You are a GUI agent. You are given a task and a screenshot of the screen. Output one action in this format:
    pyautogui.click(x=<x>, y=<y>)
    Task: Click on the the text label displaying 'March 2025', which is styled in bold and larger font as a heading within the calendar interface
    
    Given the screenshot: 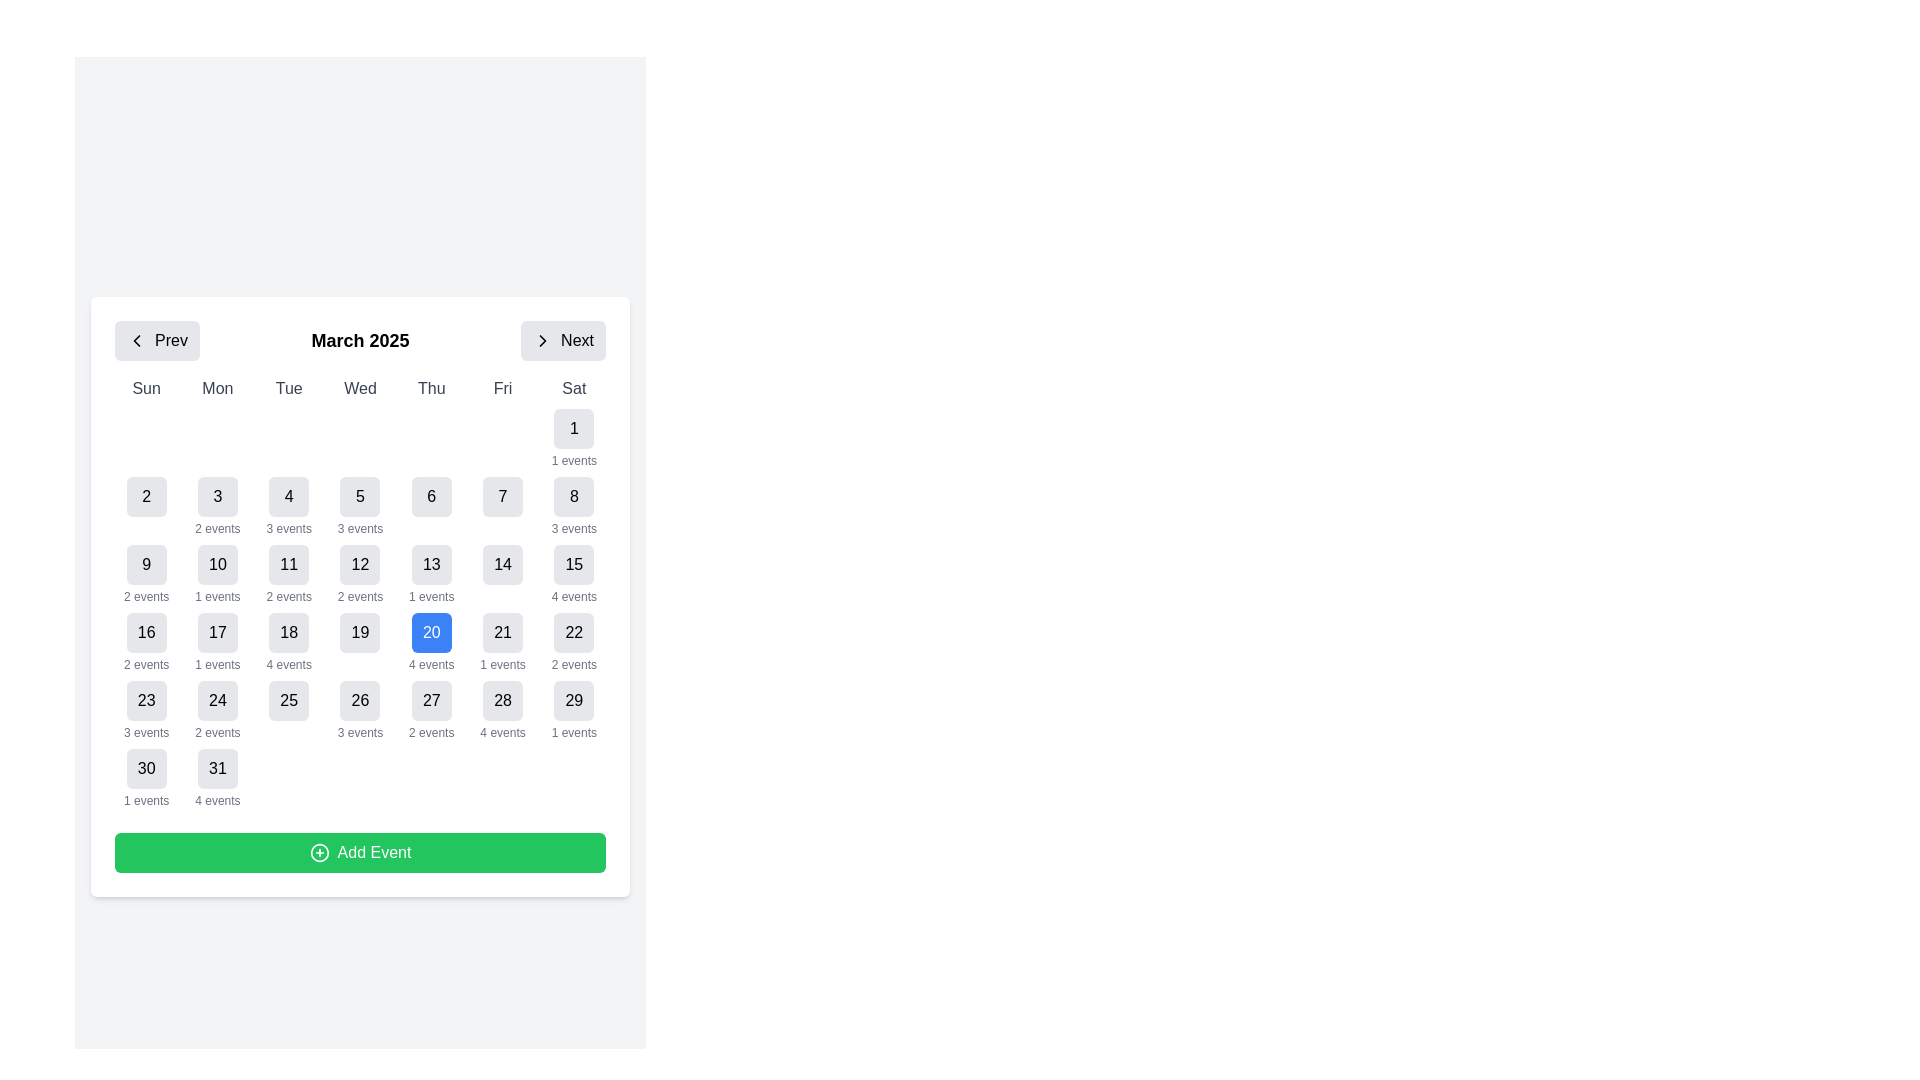 What is the action you would take?
    pyautogui.click(x=360, y=339)
    